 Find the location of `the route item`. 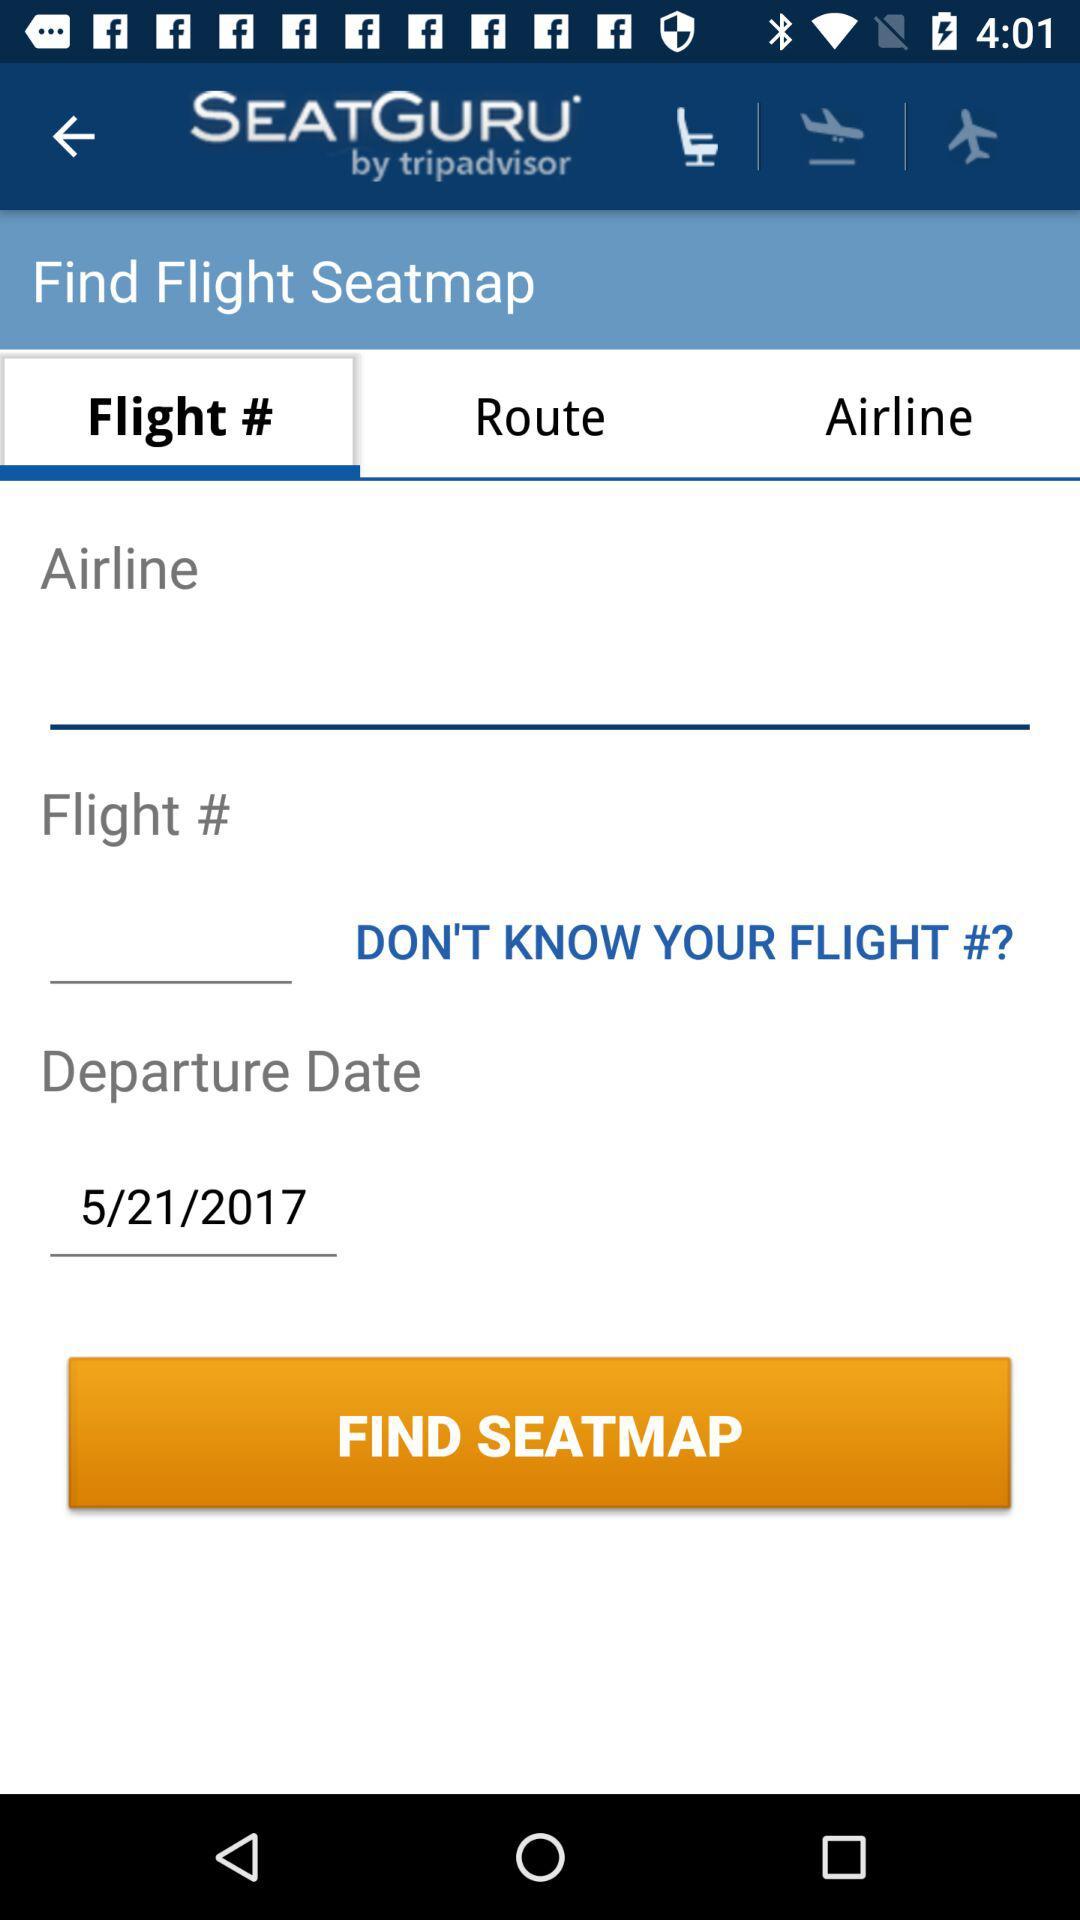

the route item is located at coordinates (540, 414).